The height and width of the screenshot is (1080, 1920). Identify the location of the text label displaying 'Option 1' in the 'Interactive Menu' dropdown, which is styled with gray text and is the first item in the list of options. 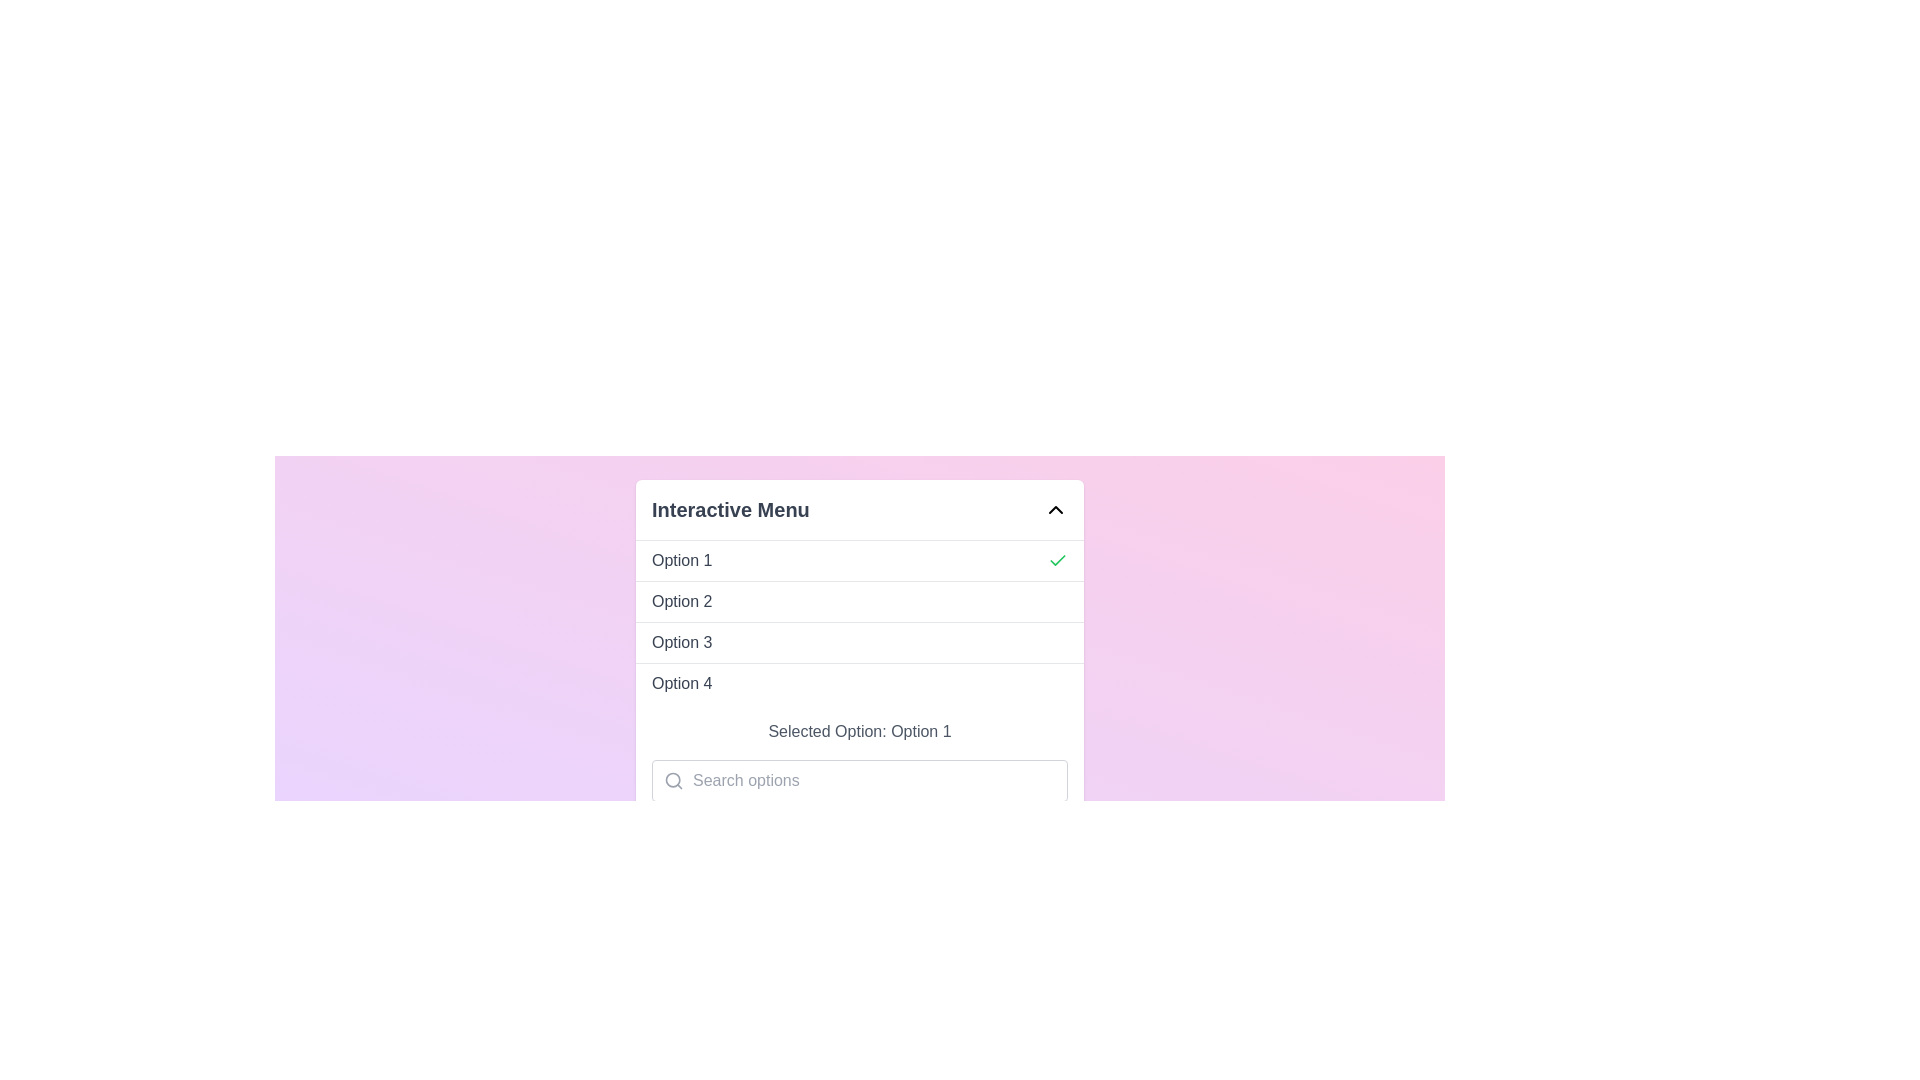
(682, 560).